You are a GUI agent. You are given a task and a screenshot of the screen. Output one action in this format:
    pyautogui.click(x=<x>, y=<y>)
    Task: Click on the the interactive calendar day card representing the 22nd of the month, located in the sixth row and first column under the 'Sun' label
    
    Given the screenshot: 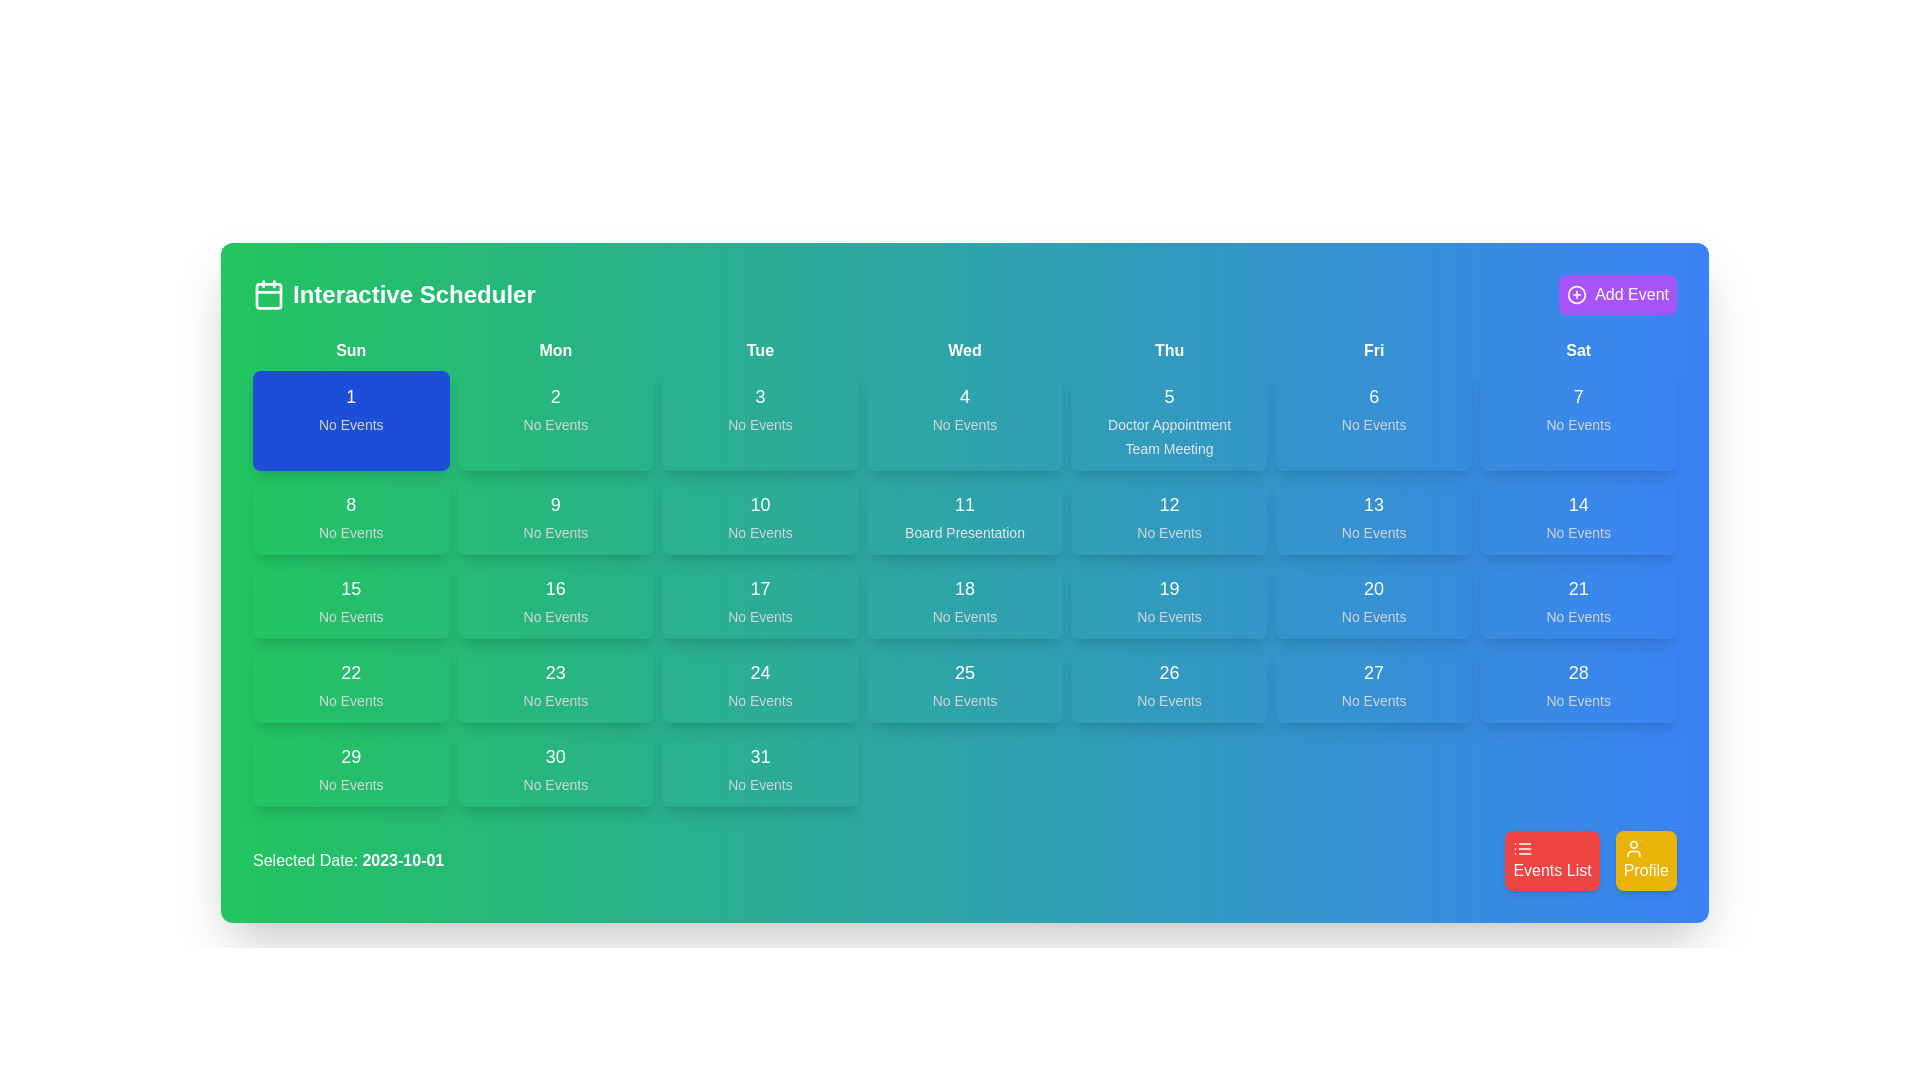 What is the action you would take?
    pyautogui.click(x=351, y=684)
    